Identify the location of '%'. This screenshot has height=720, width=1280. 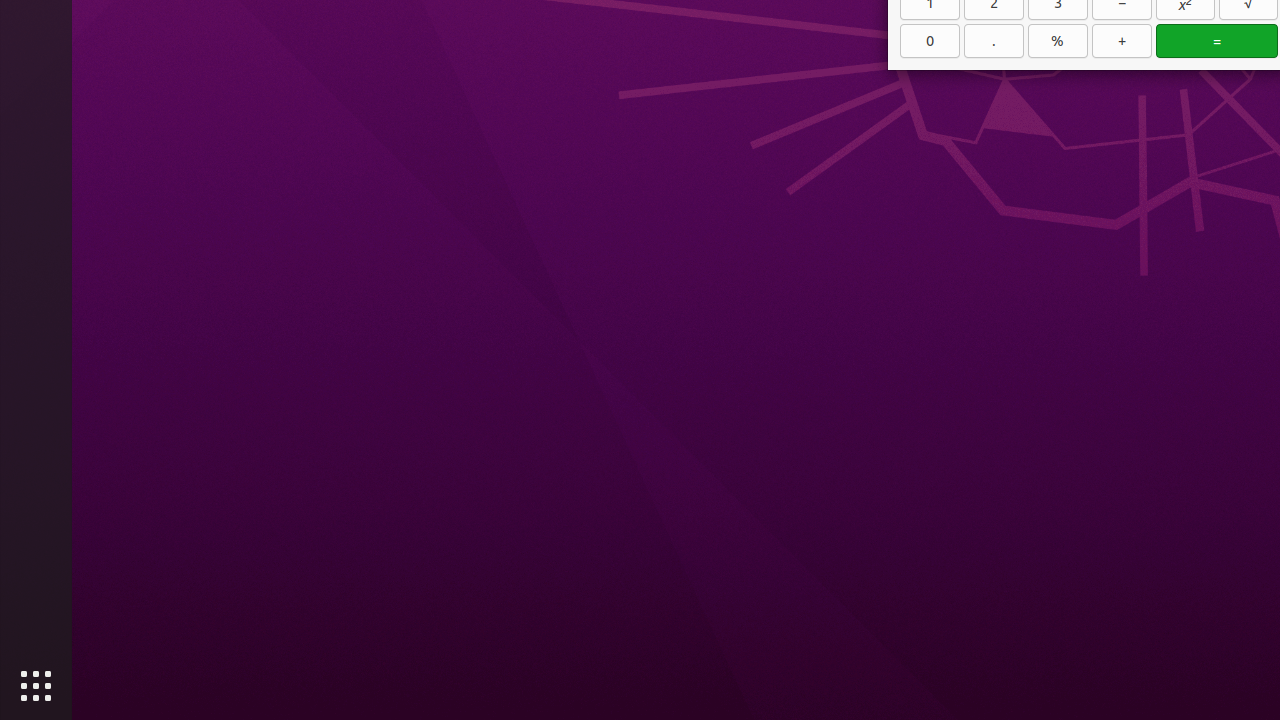
(1057, 40).